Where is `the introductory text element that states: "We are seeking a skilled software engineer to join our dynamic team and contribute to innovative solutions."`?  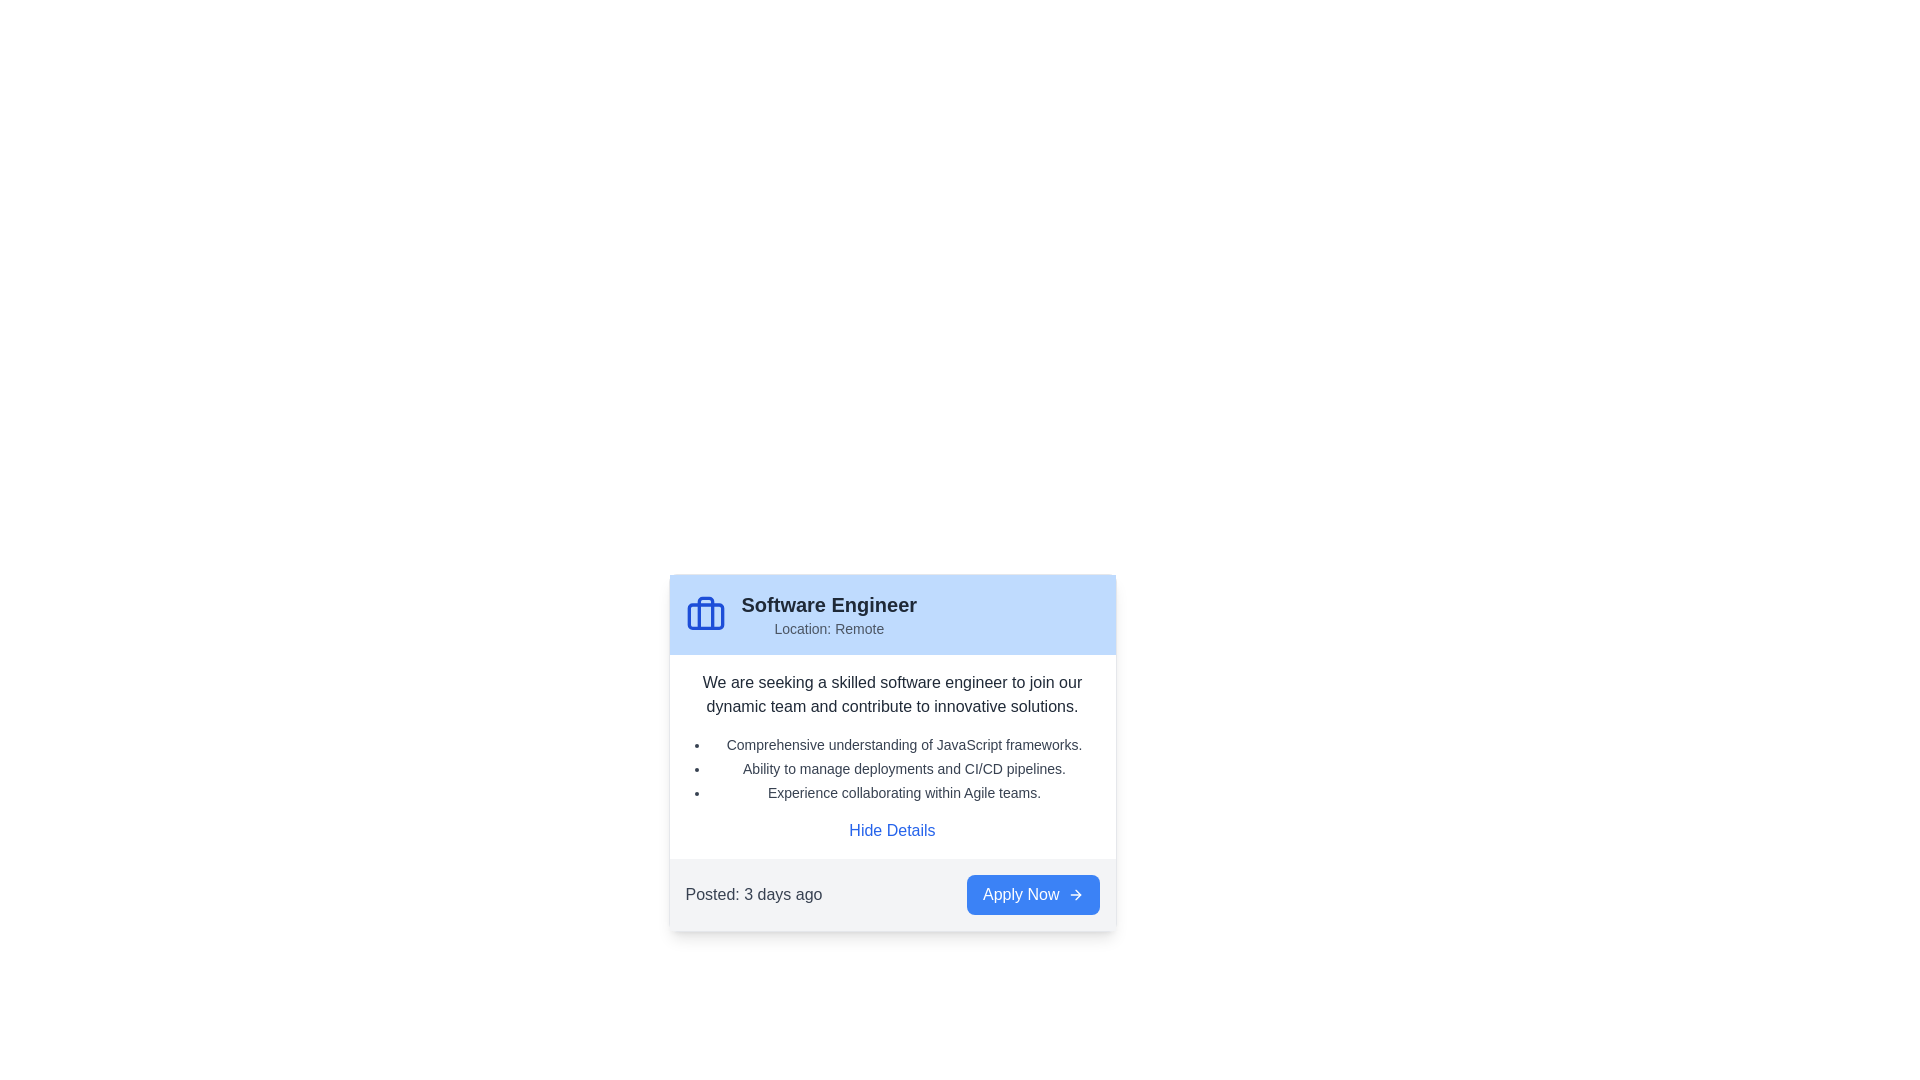
the introductory text element that states: "We are seeking a skilled software engineer to join our dynamic team and contribute to innovative solutions." is located at coordinates (891, 693).